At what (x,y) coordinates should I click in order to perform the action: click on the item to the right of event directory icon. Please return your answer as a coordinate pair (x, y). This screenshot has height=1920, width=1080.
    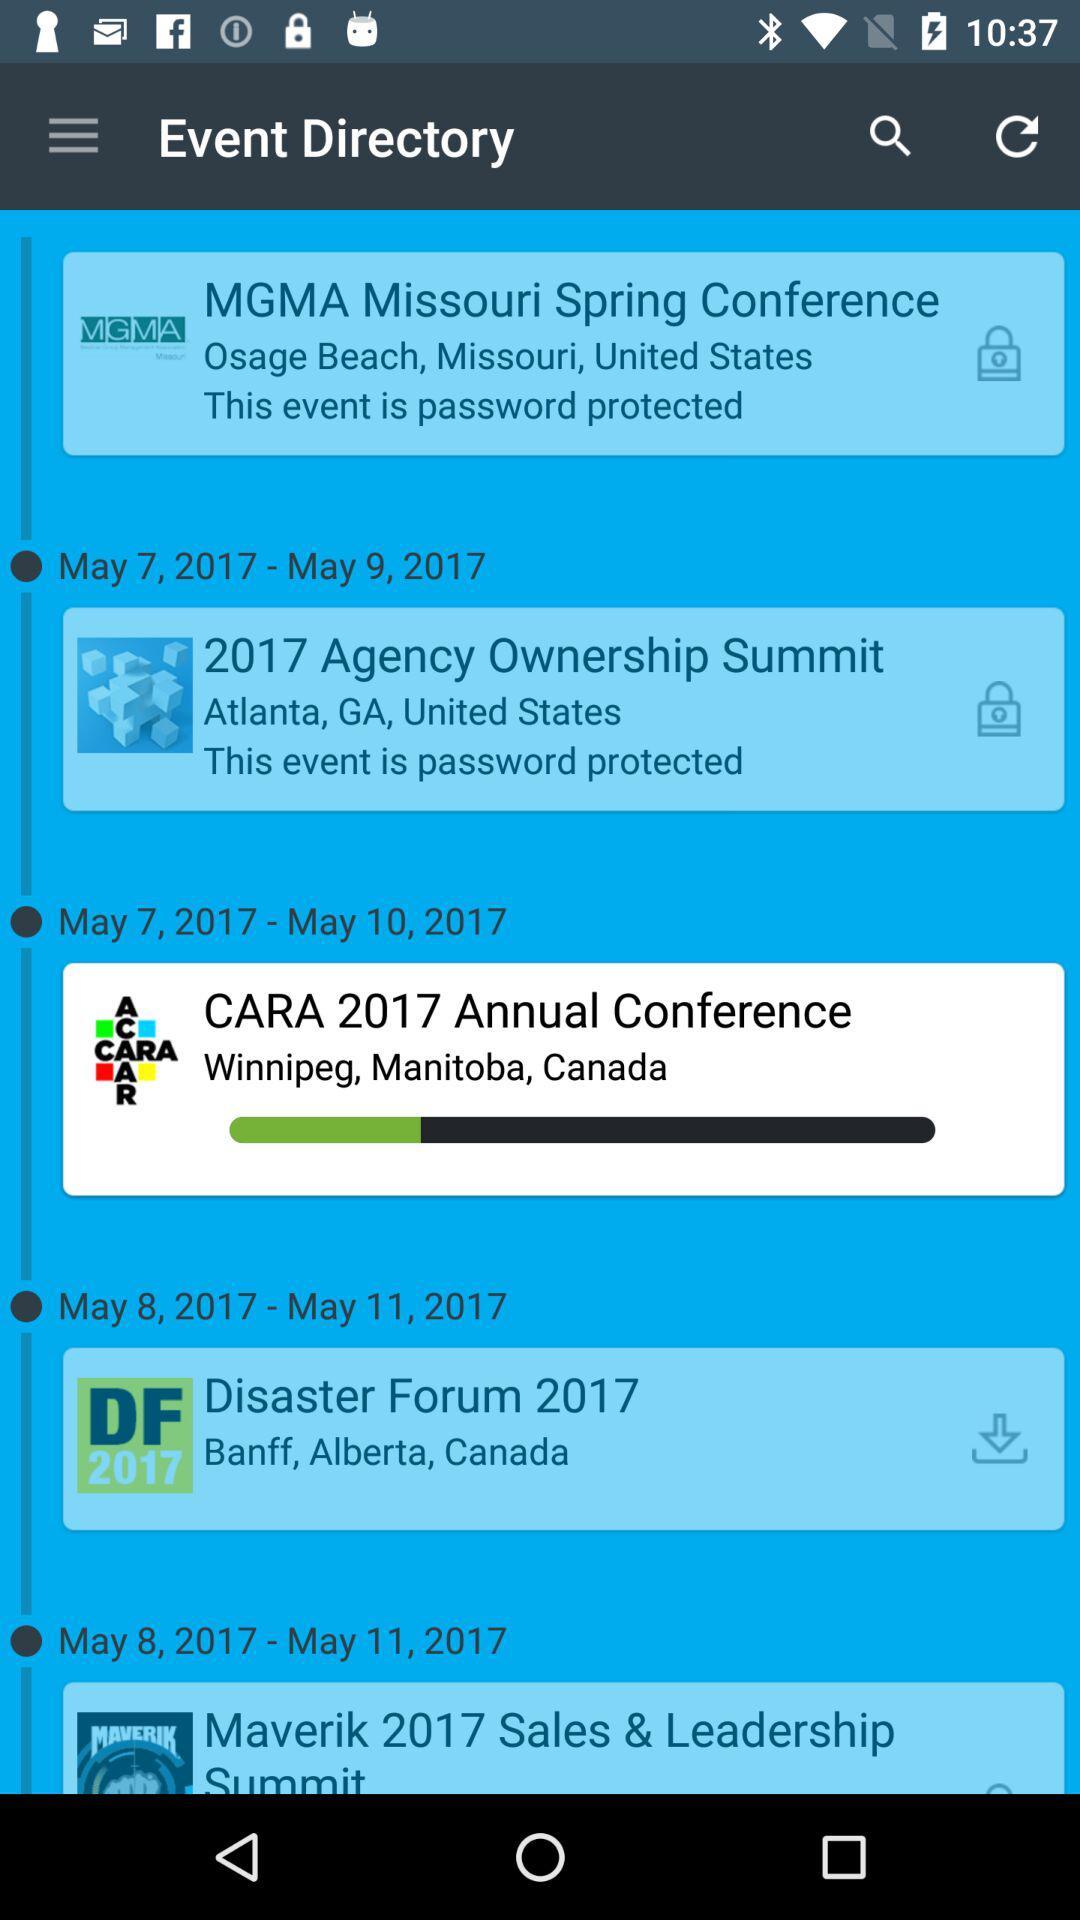
    Looking at the image, I should click on (890, 135).